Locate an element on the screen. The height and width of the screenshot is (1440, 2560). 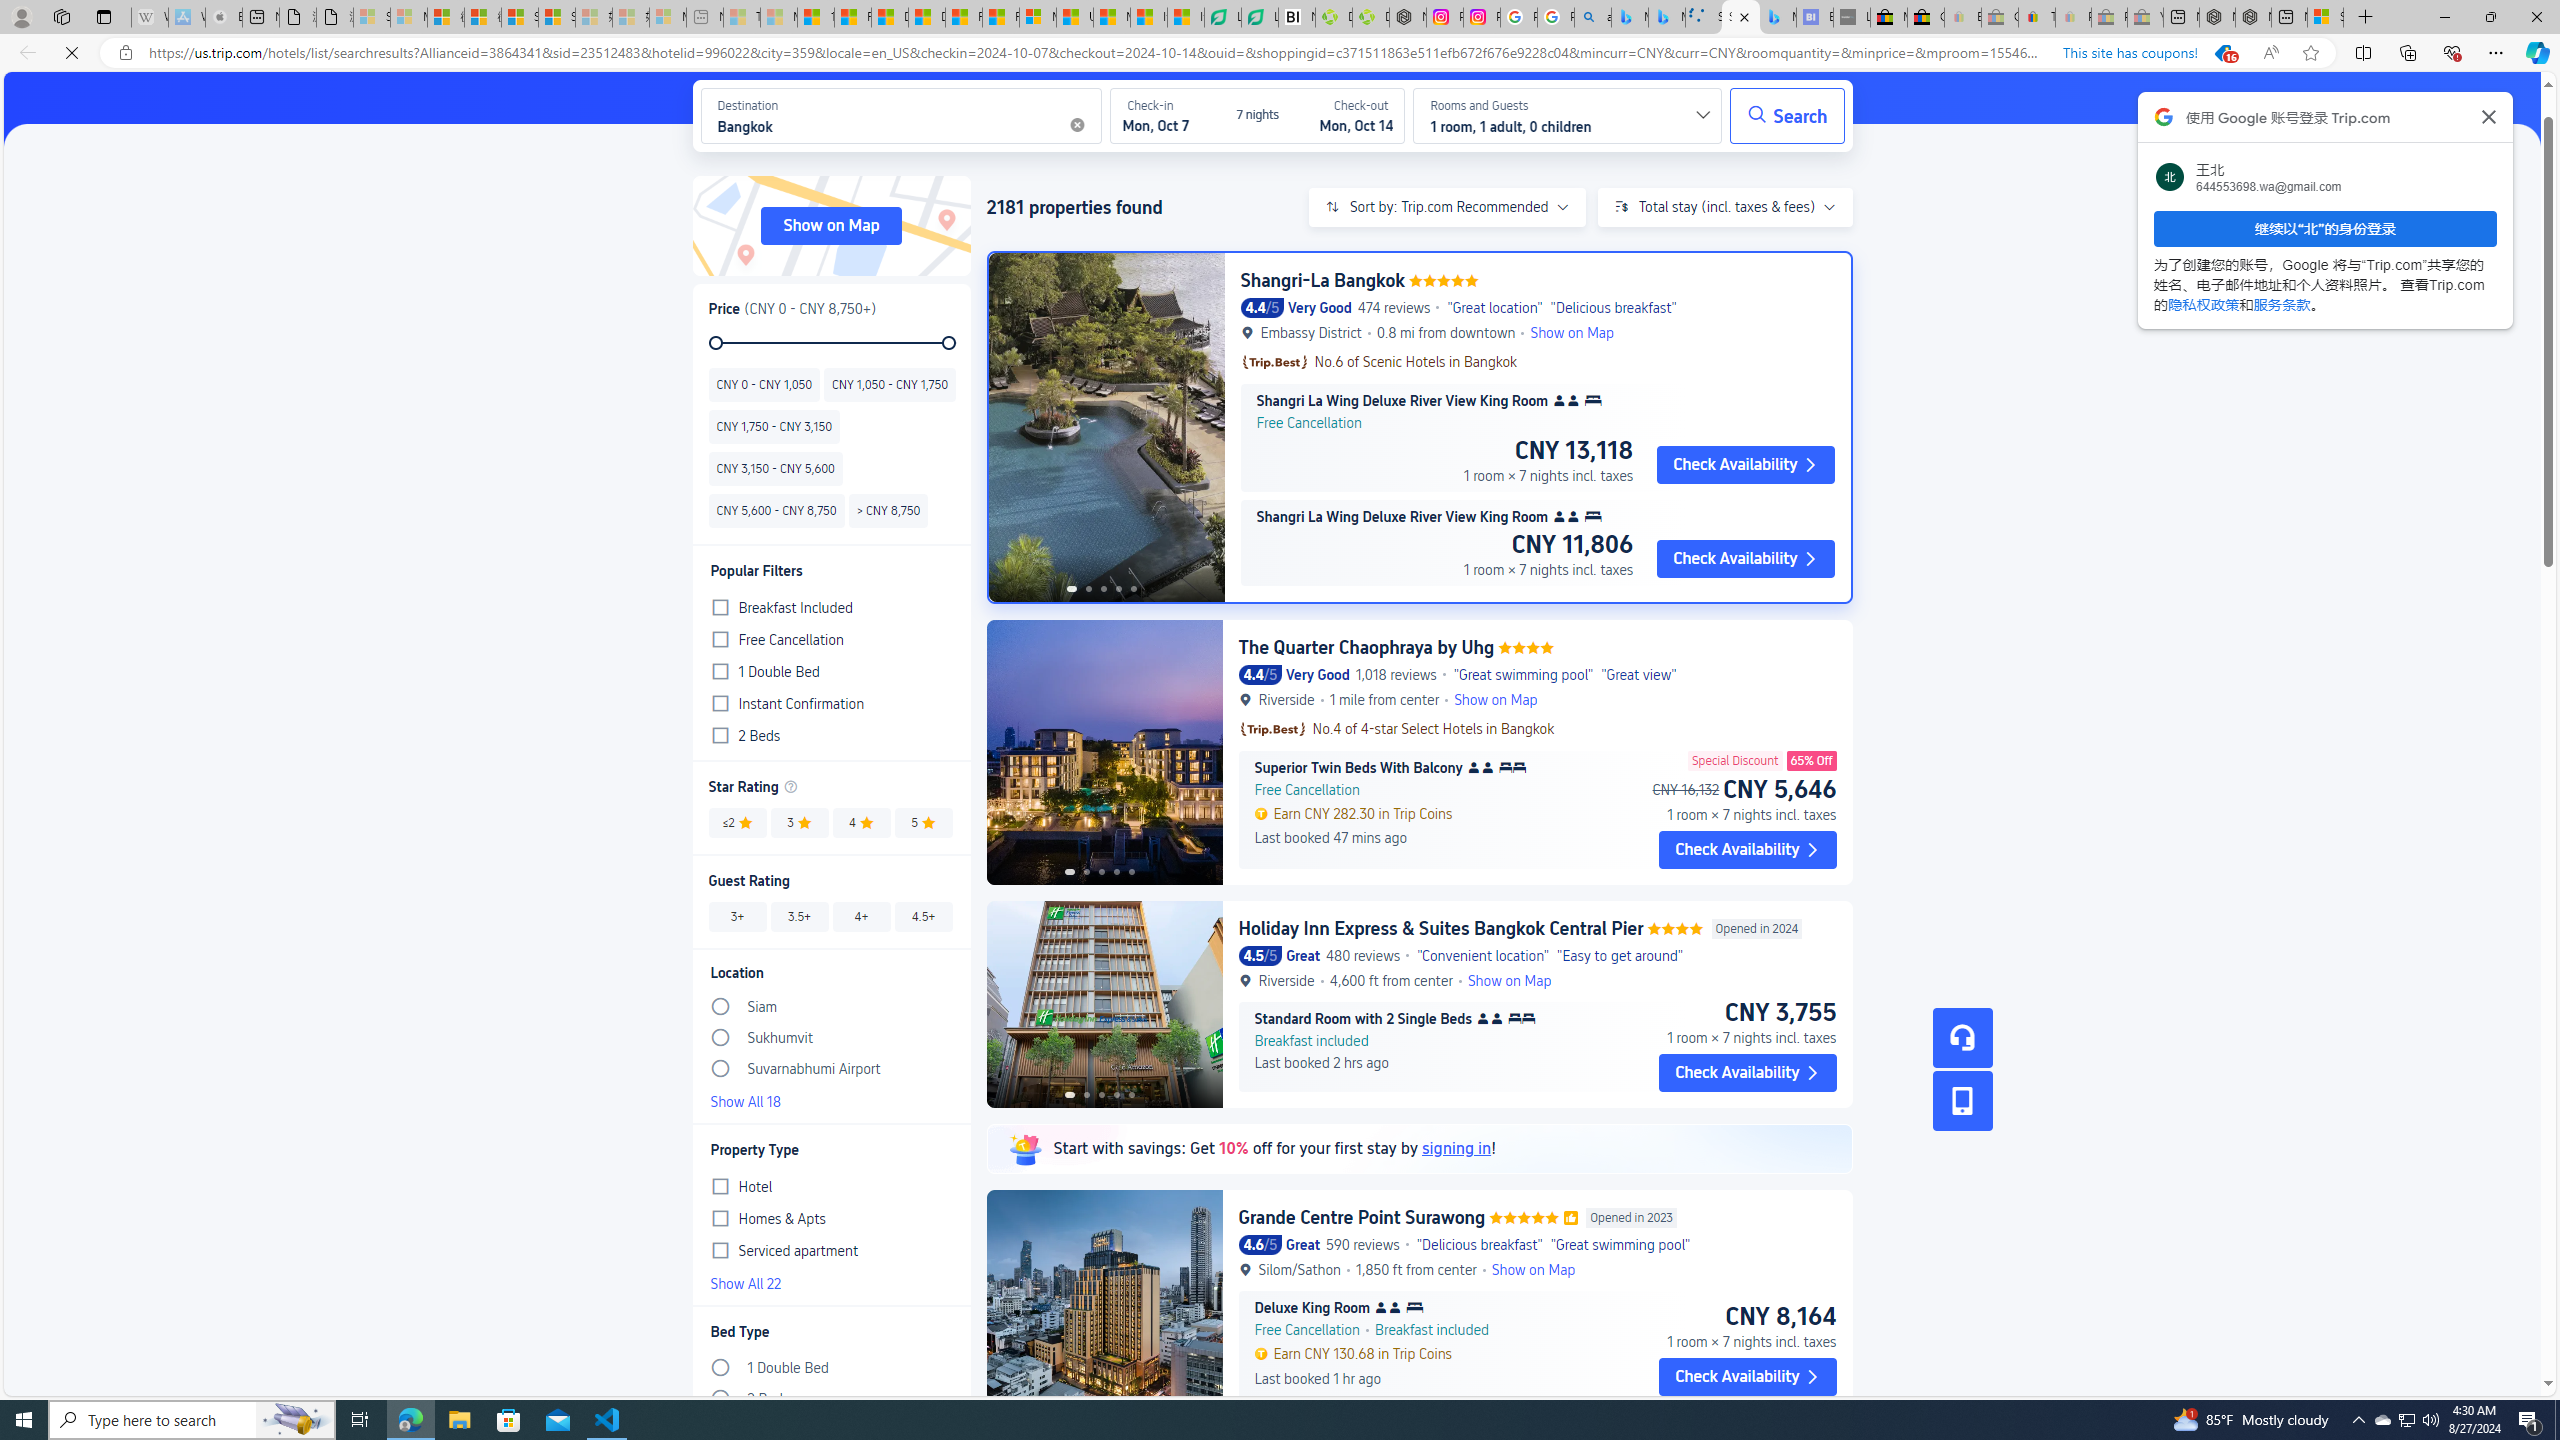
'Microsoft Services Agreement - Sleeping' is located at coordinates (407, 16).